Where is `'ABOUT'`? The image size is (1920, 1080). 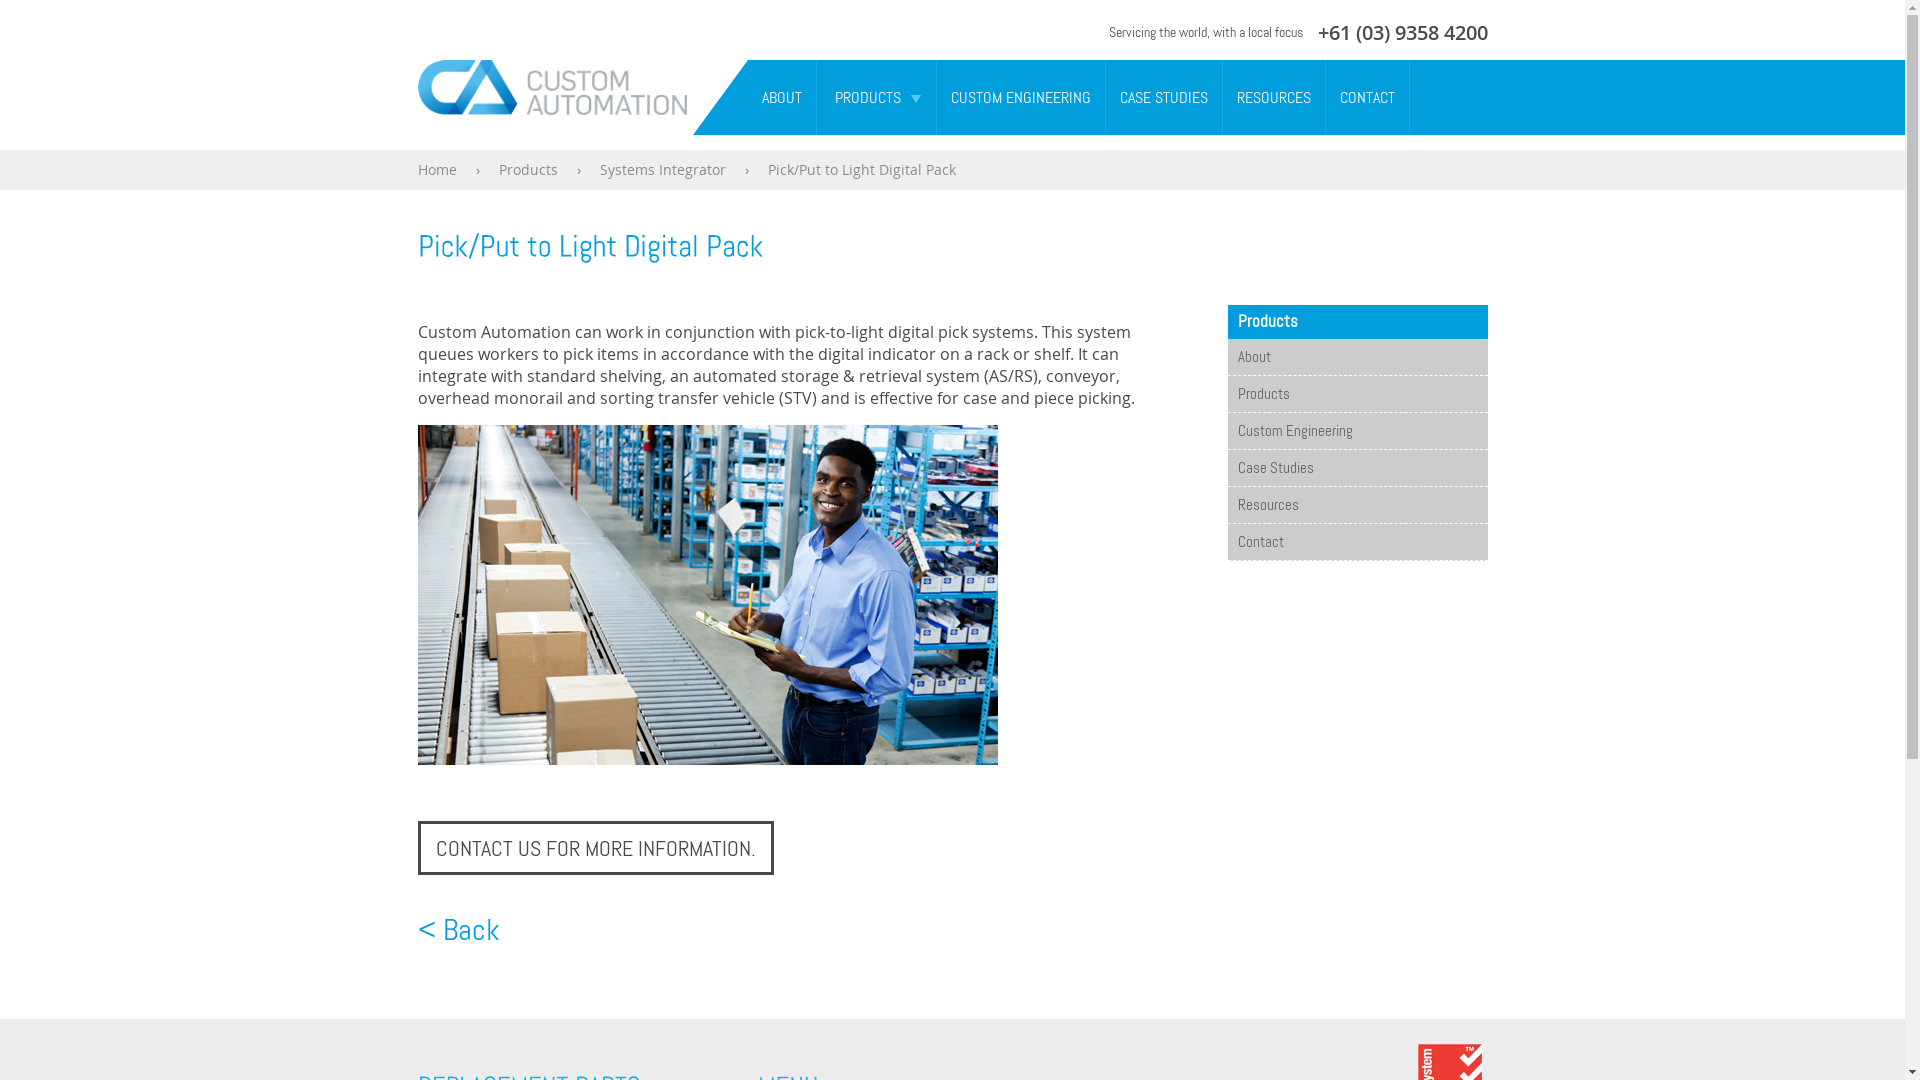
'ABOUT' is located at coordinates (747, 97).